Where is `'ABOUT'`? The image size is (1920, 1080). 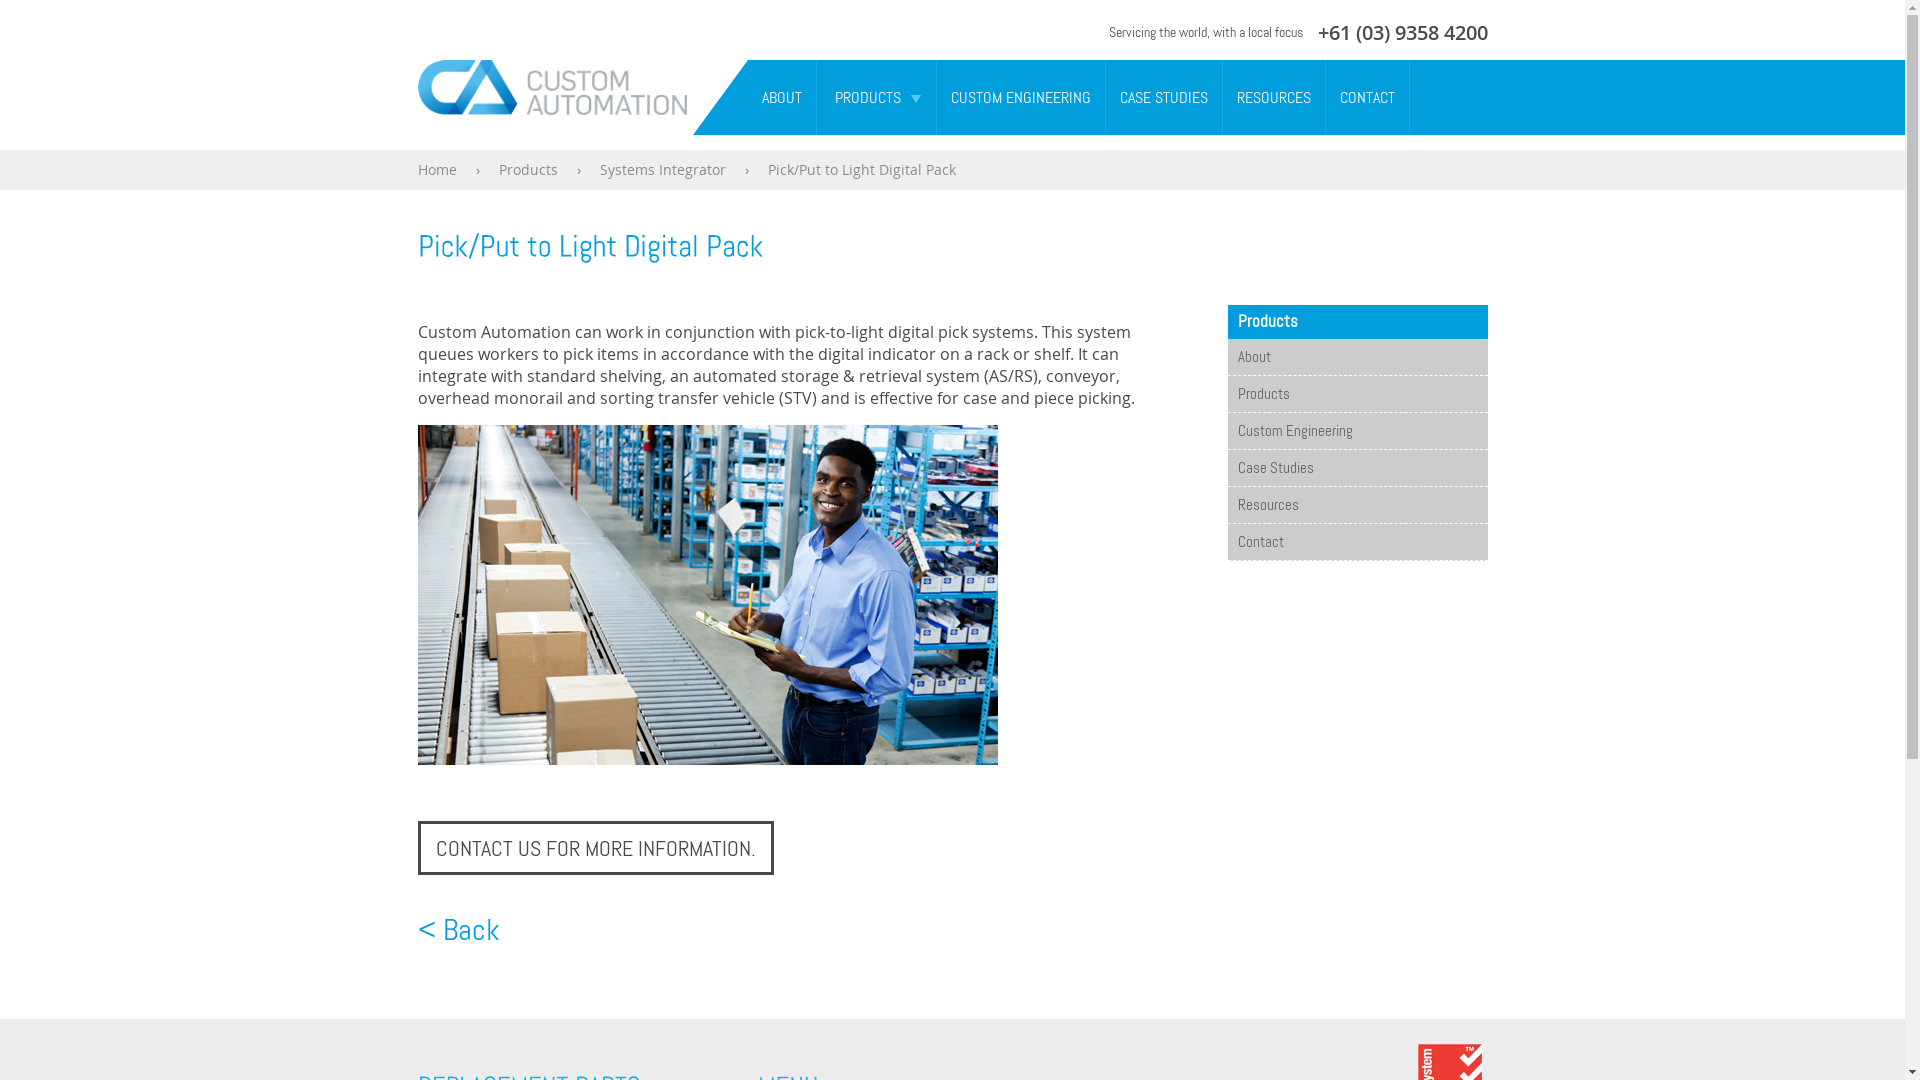
'ABOUT' is located at coordinates (747, 97).